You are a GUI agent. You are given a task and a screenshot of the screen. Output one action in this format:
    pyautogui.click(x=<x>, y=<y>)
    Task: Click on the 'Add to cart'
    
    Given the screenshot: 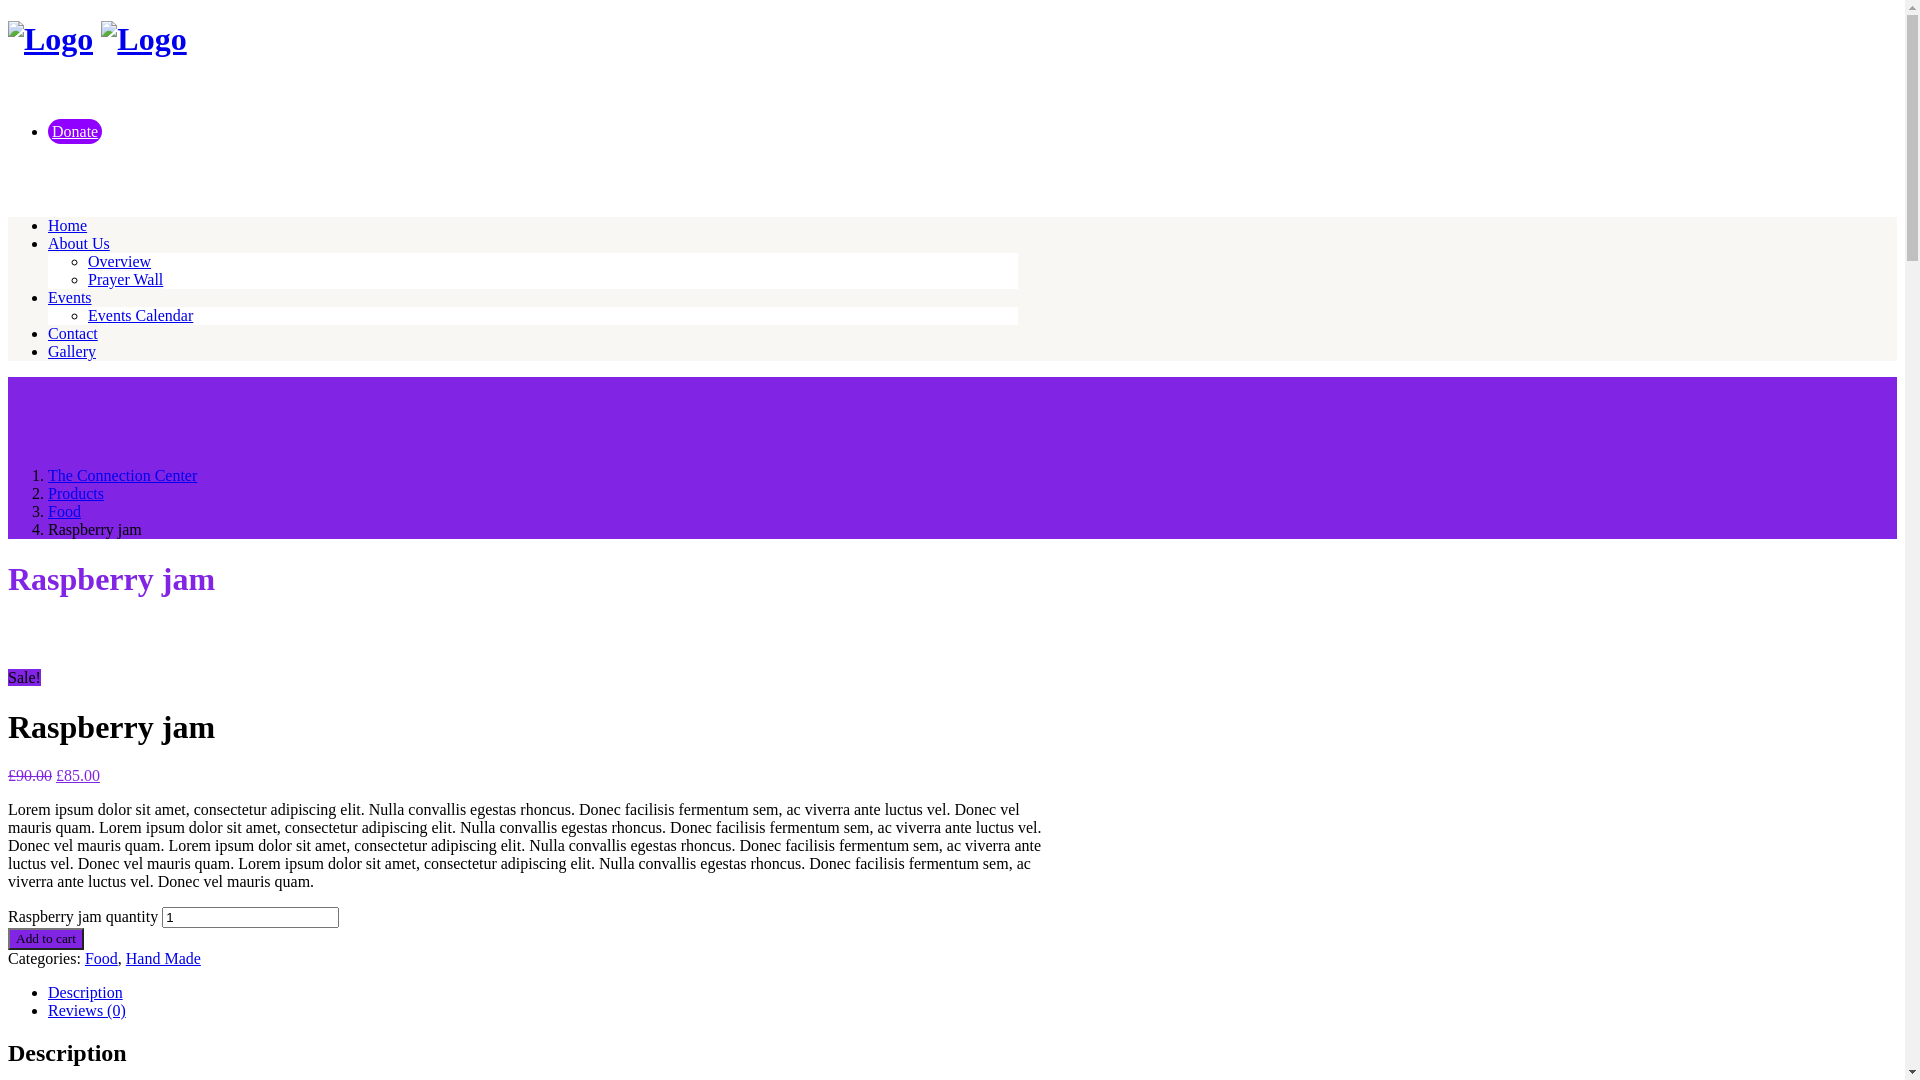 What is the action you would take?
    pyautogui.click(x=8, y=938)
    